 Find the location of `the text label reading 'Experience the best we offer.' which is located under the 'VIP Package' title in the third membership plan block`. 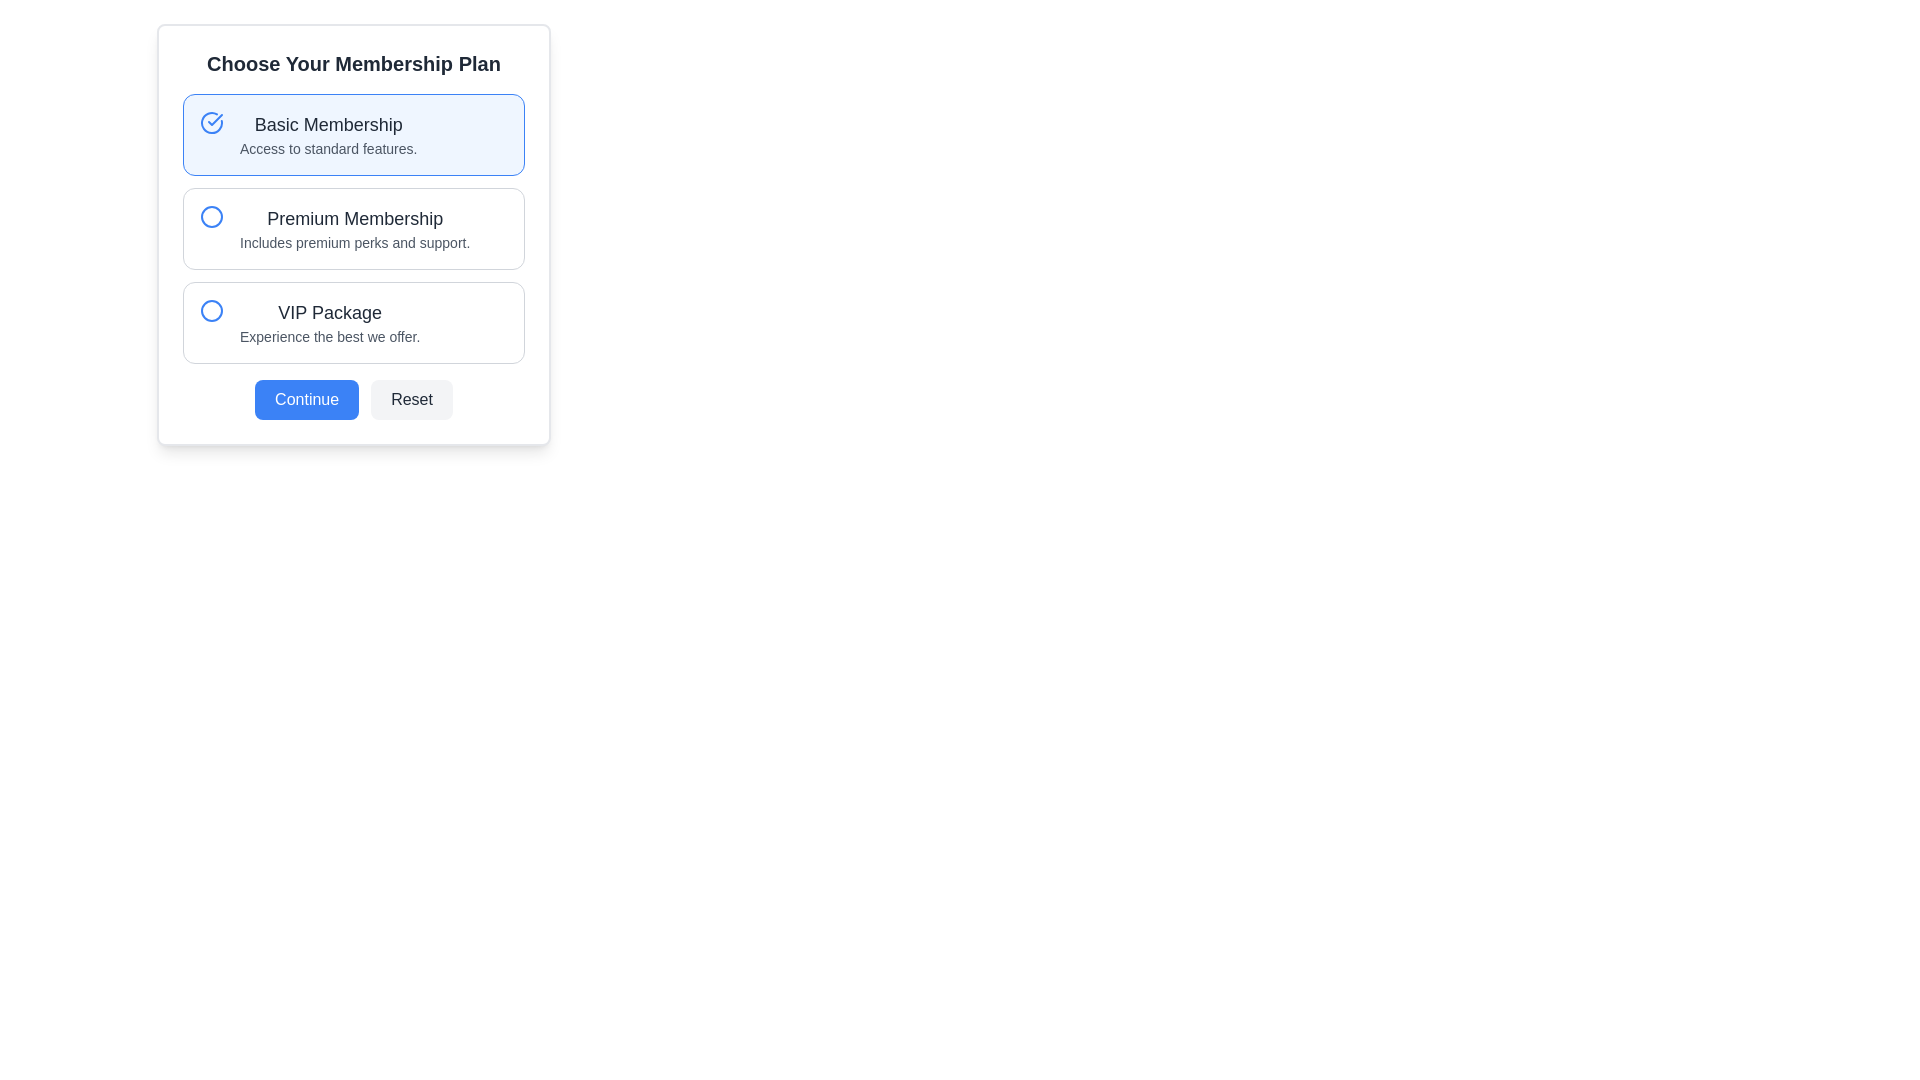

the text label reading 'Experience the best we offer.' which is located under the 'VIP Package' title in the third membership plan block is located at coordinates (330, 335).